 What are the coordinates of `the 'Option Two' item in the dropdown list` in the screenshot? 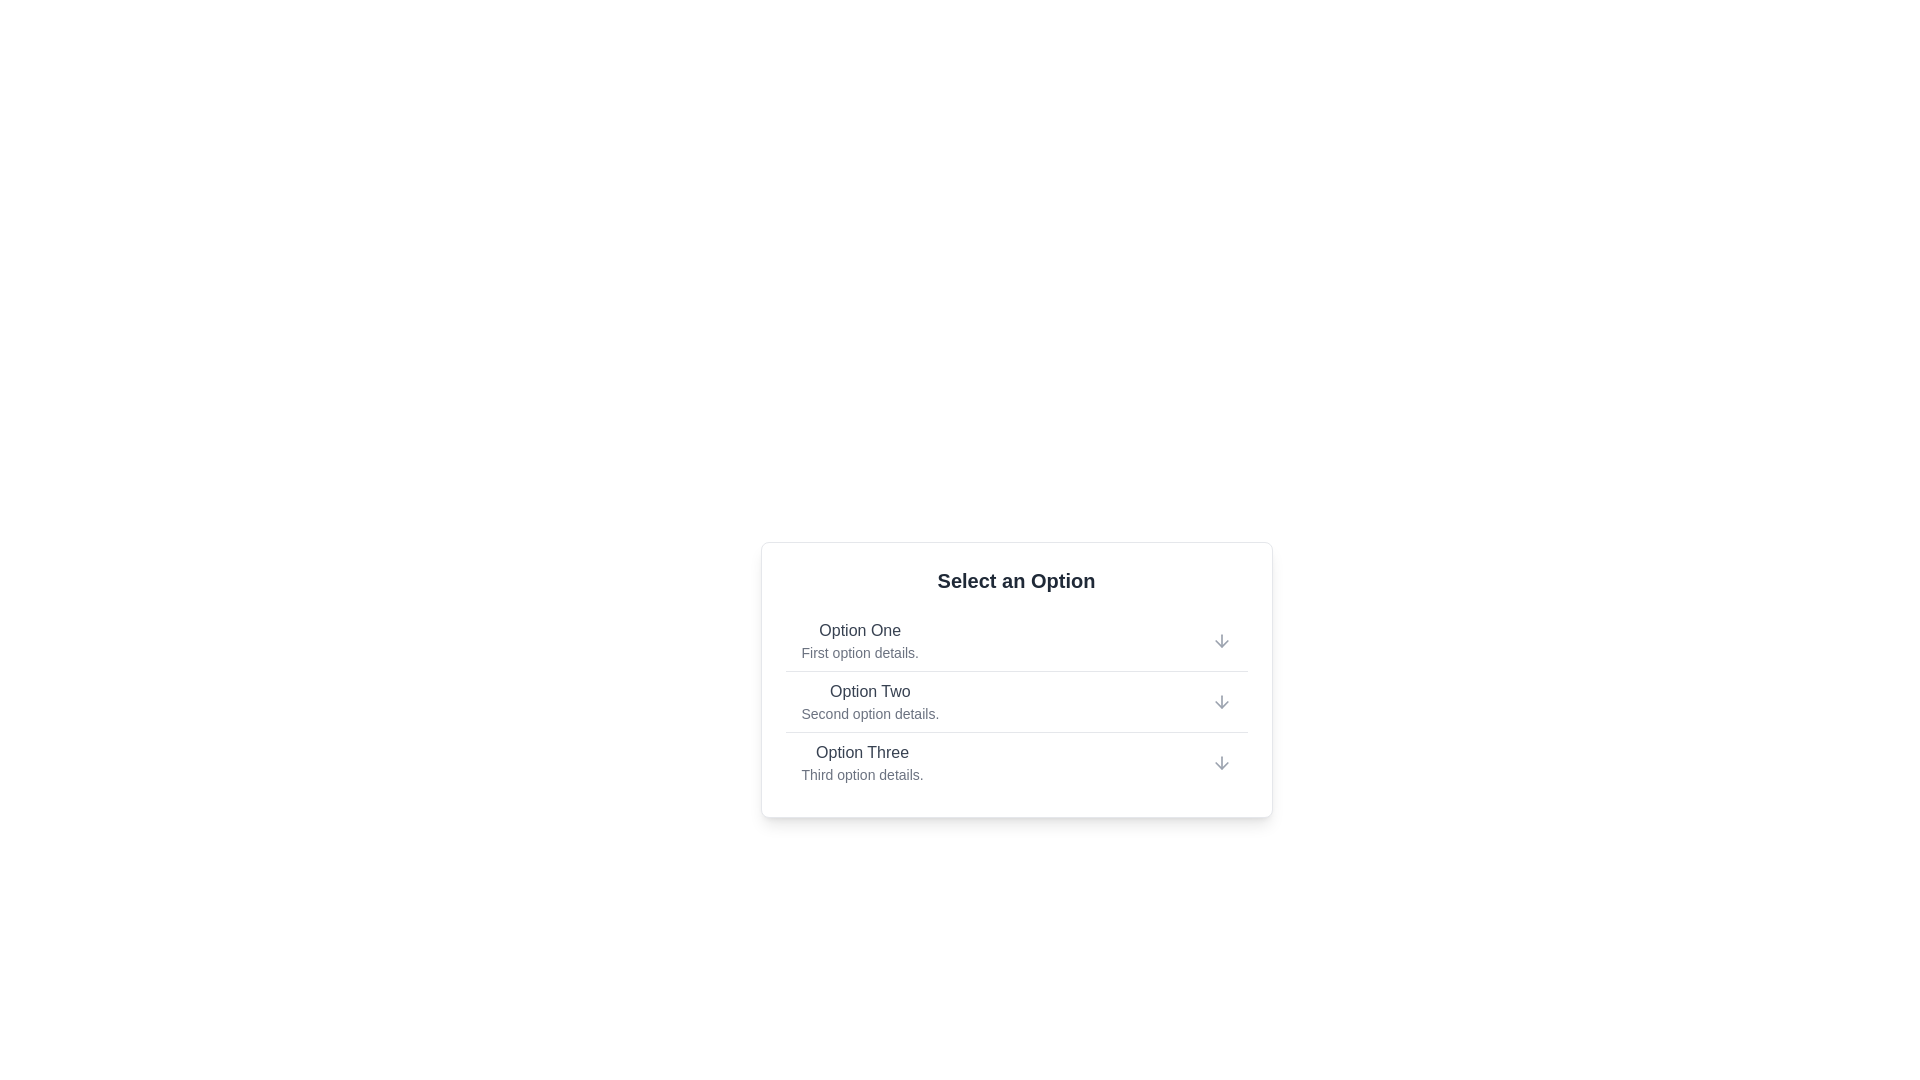 It's located at (870, 701).